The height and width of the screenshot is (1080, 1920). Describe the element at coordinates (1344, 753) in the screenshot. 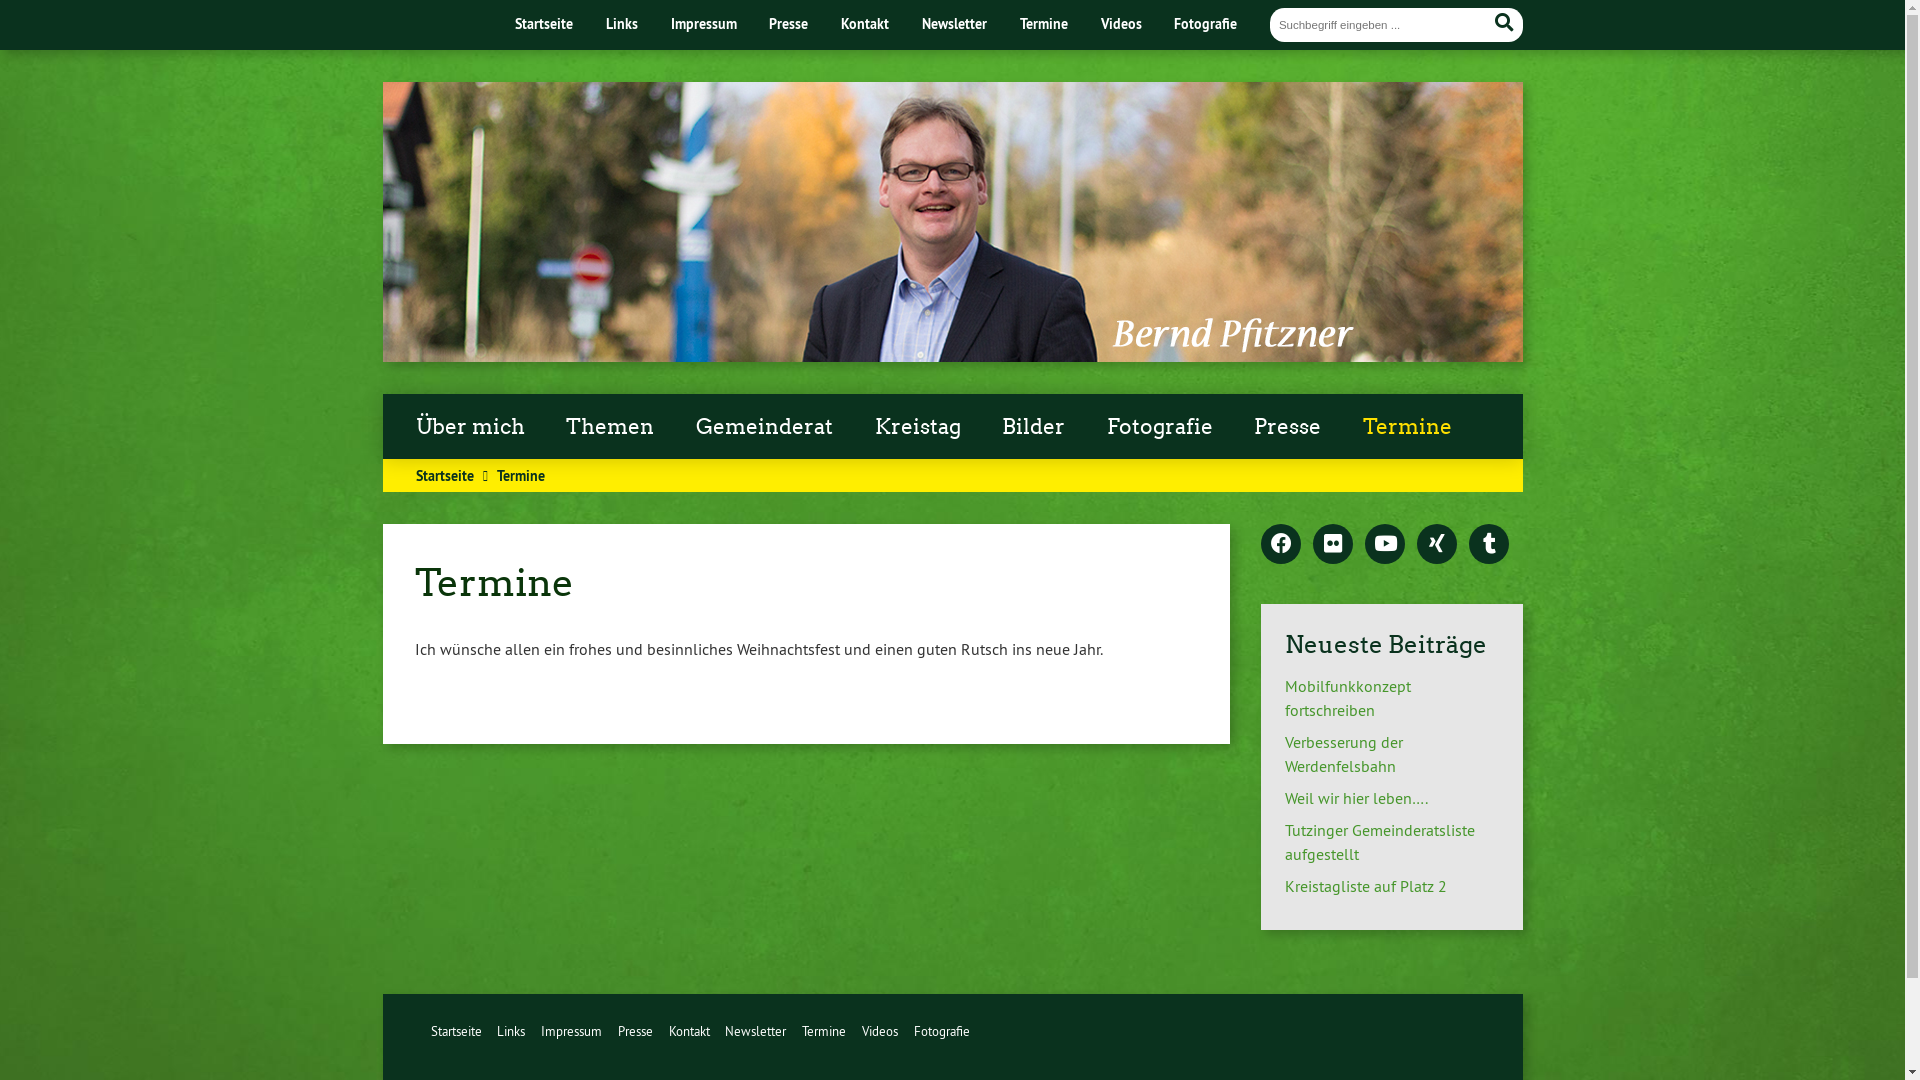

I see `'Verbesserung der Werdenfelsbahn'` at that location.